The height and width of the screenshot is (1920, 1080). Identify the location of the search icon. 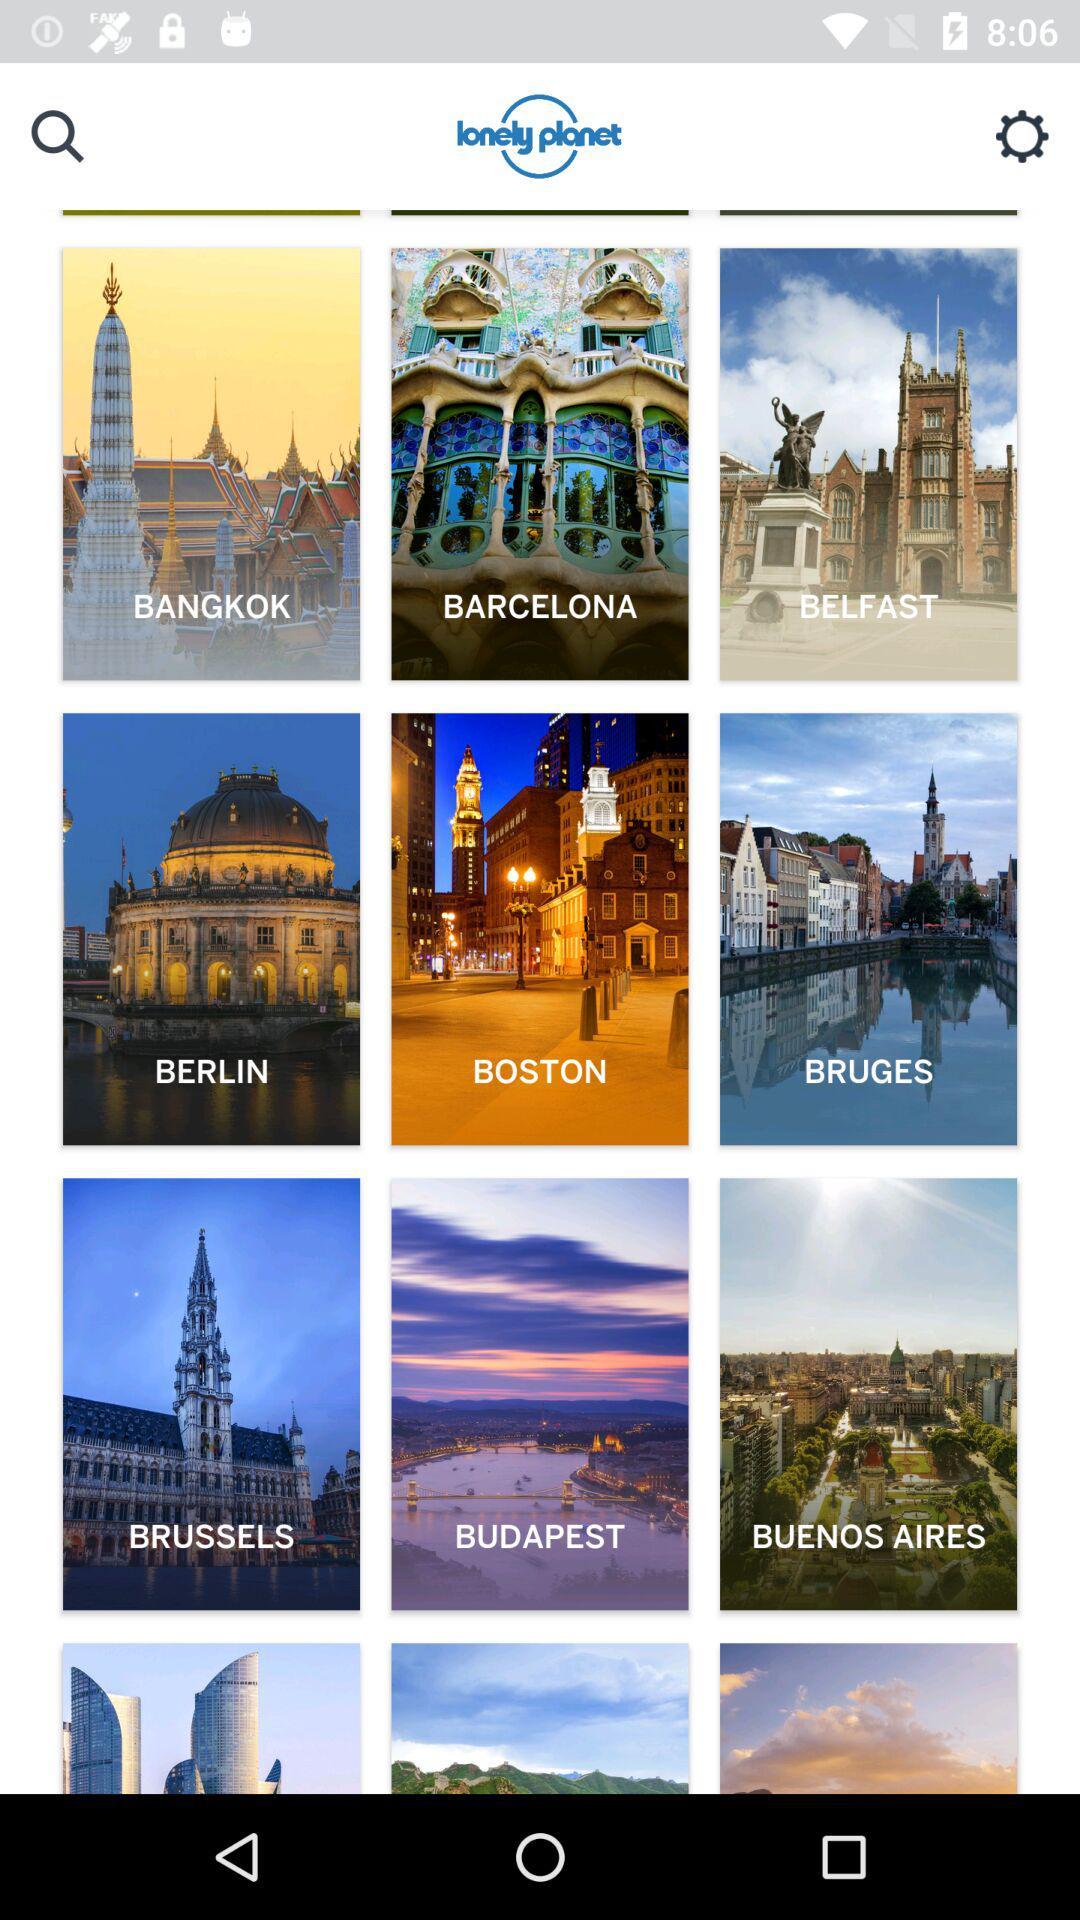
(56, 135).